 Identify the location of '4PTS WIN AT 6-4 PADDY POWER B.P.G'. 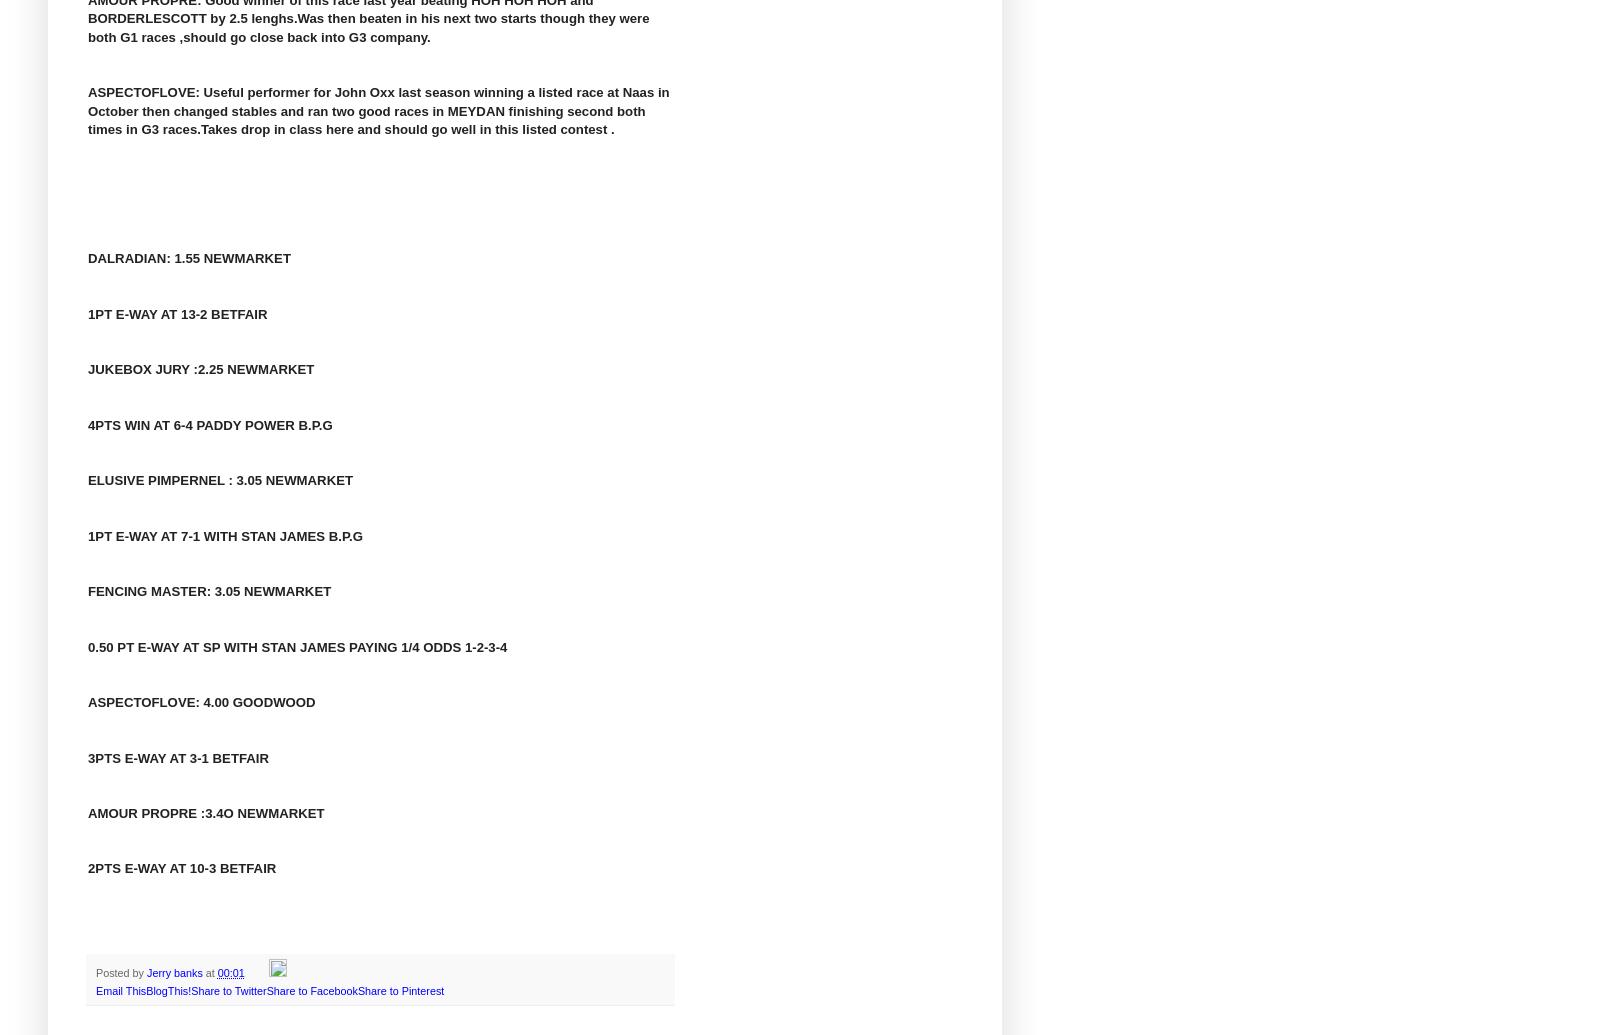
(87, 424).